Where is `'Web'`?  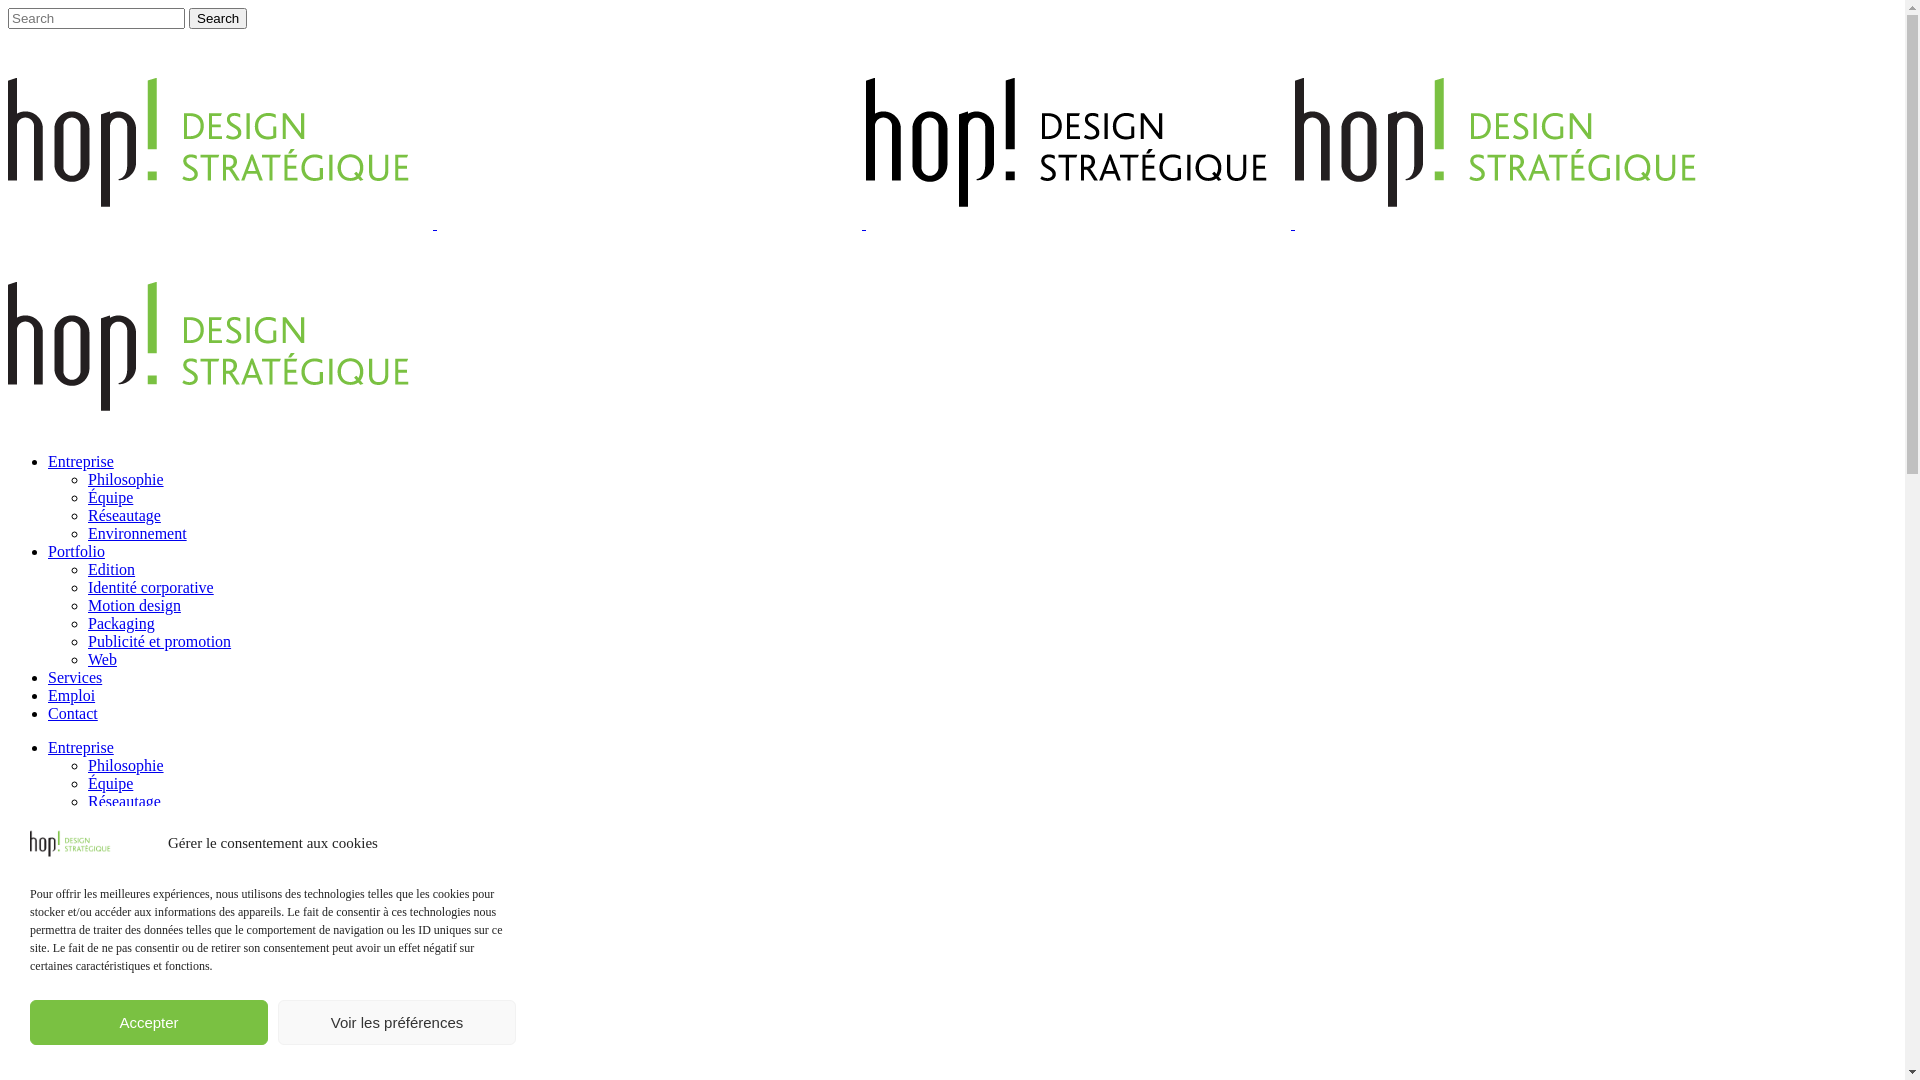 'Web' is located at coordinates (101, 659).